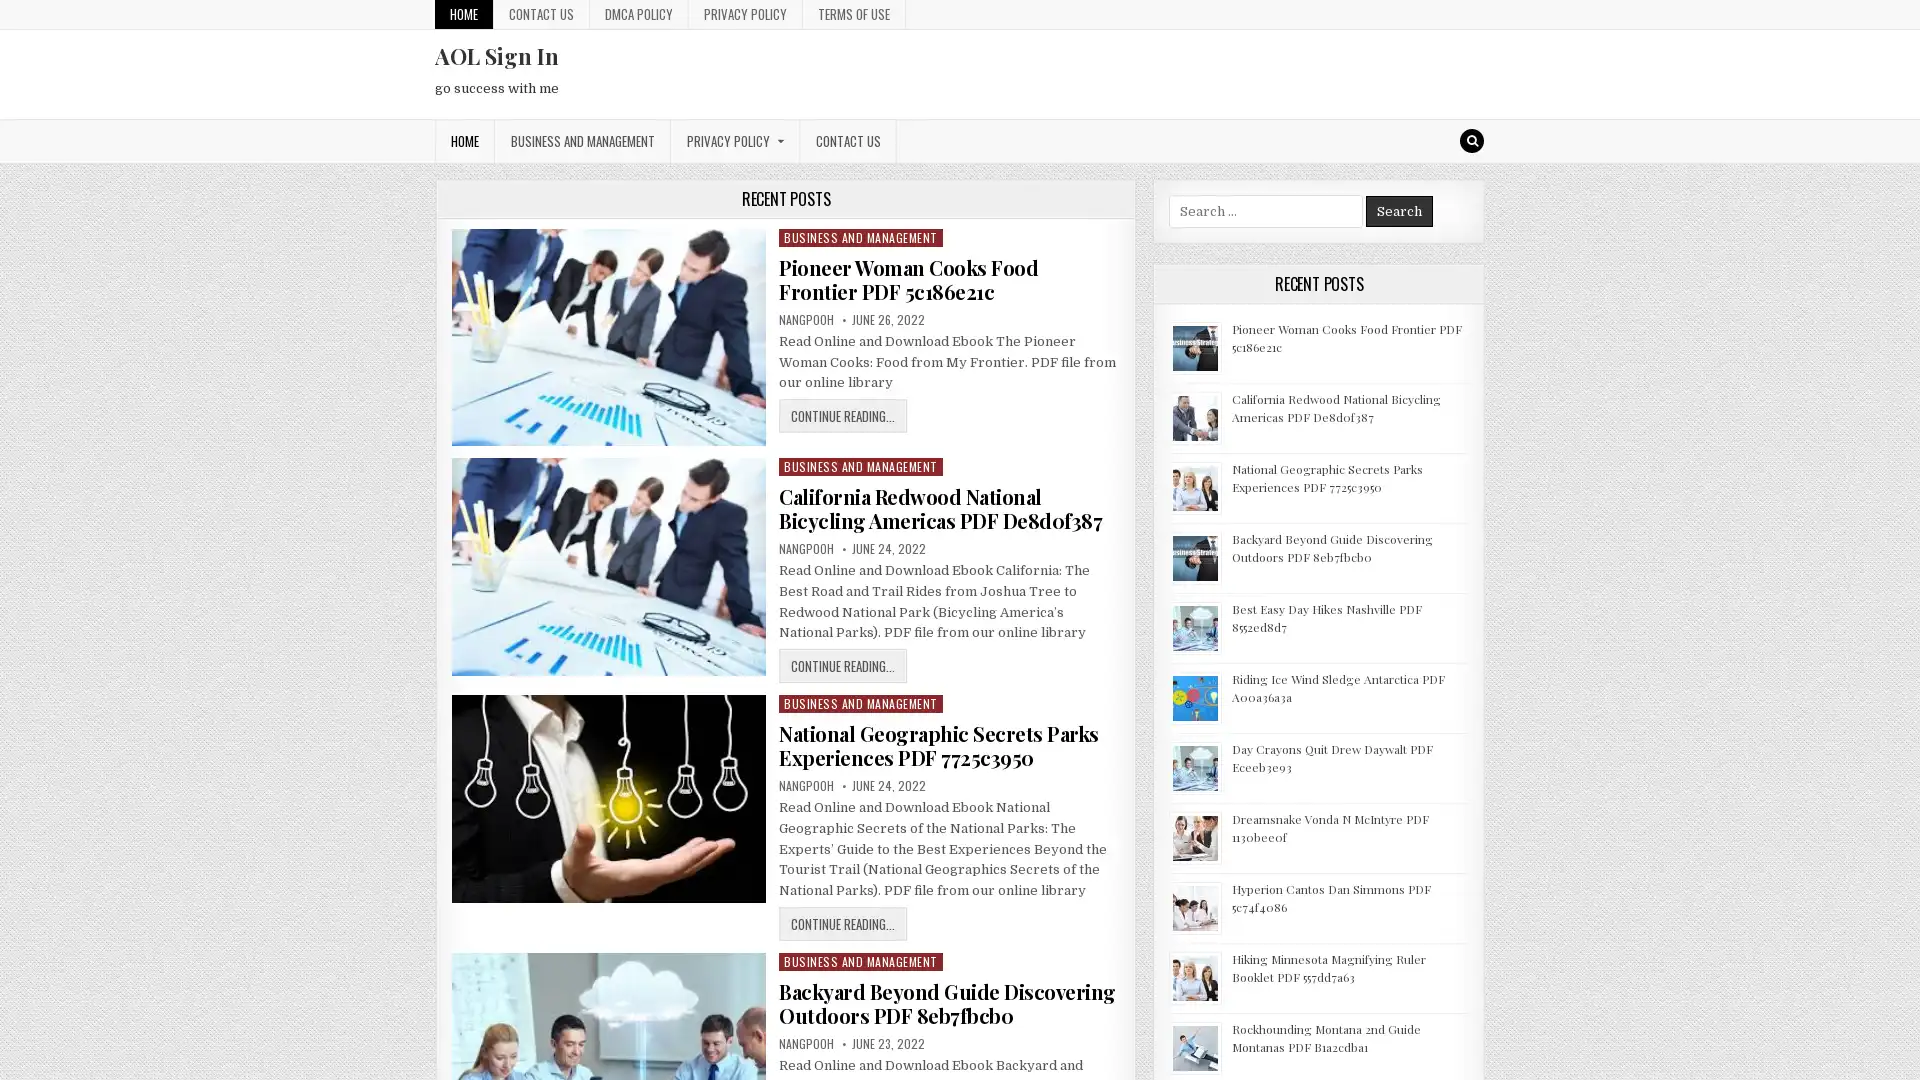  I want to click on Search, so click(1398, 211).